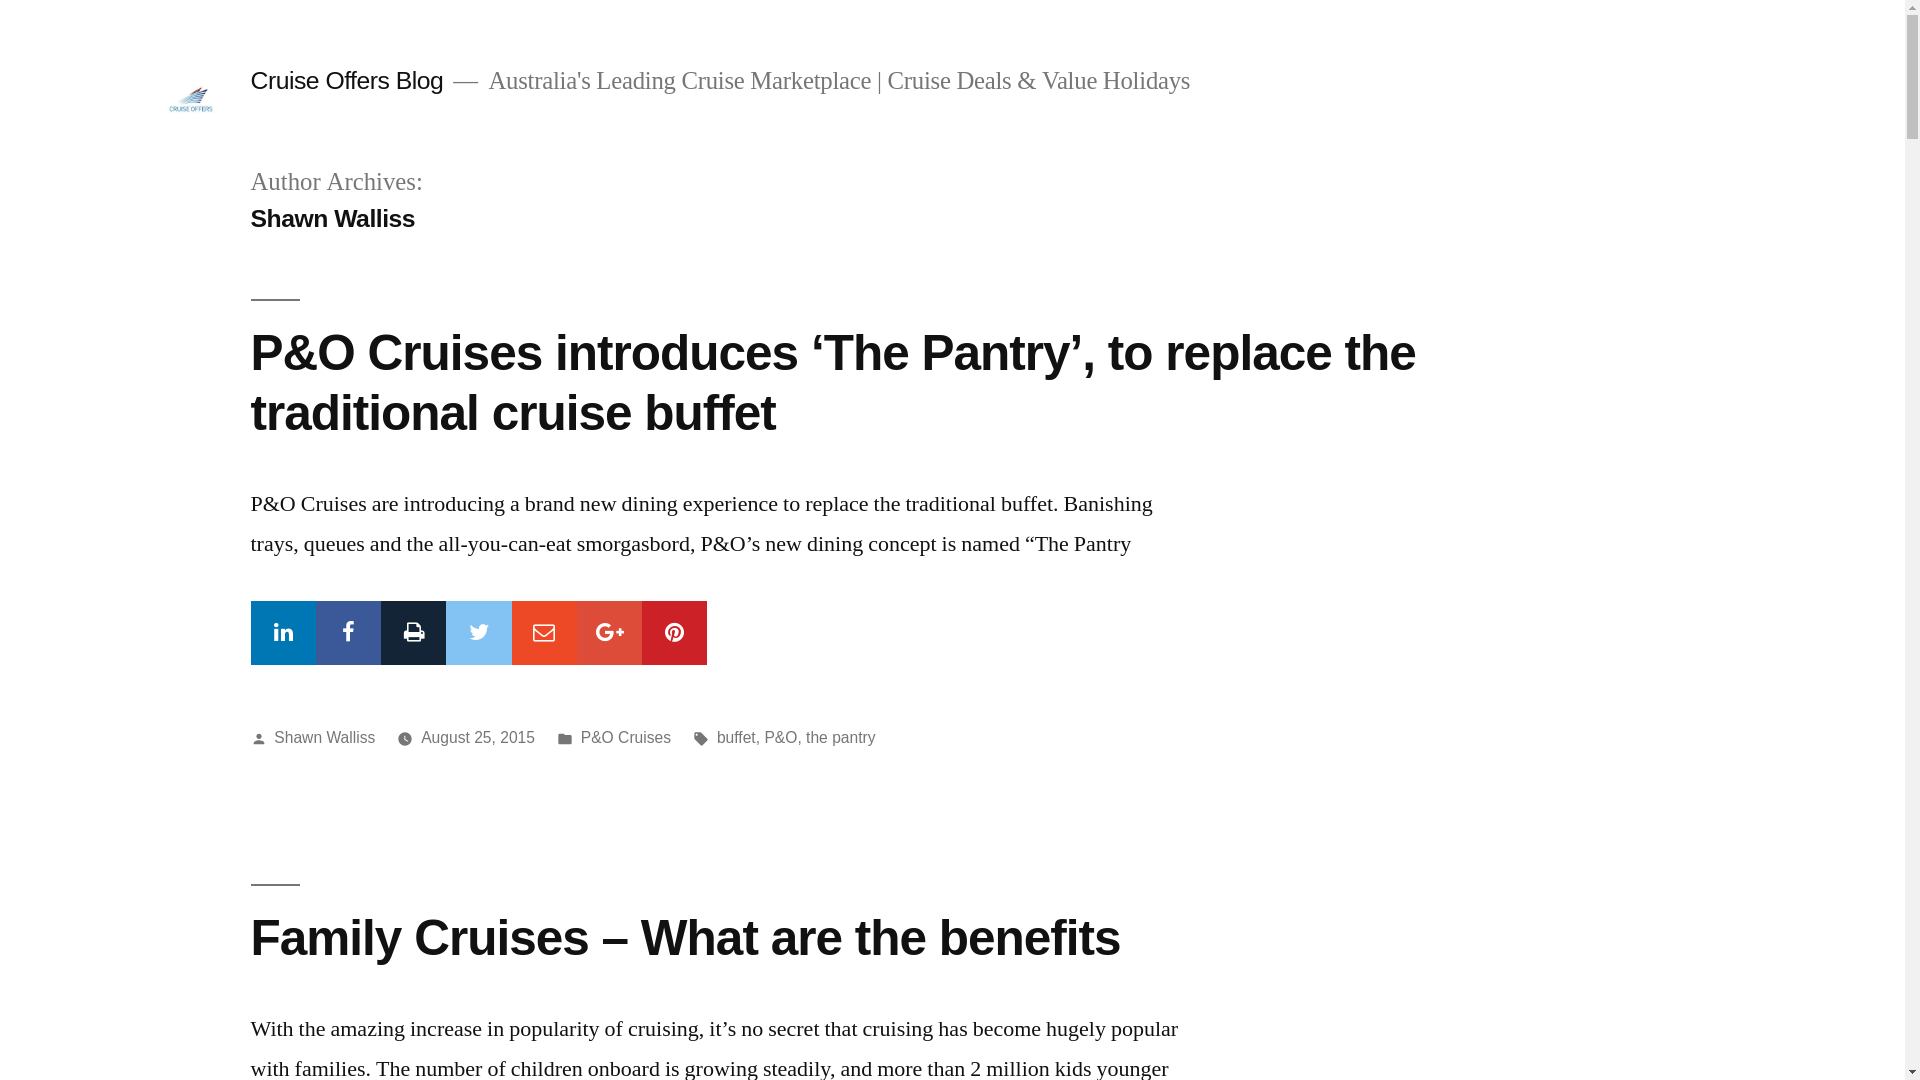 The width and height of the screenshot is (1920, 1080). What do you see at coordinates (544, 632) in the screenshot?
I see `'Mail'` at bounding box center [544, 632].